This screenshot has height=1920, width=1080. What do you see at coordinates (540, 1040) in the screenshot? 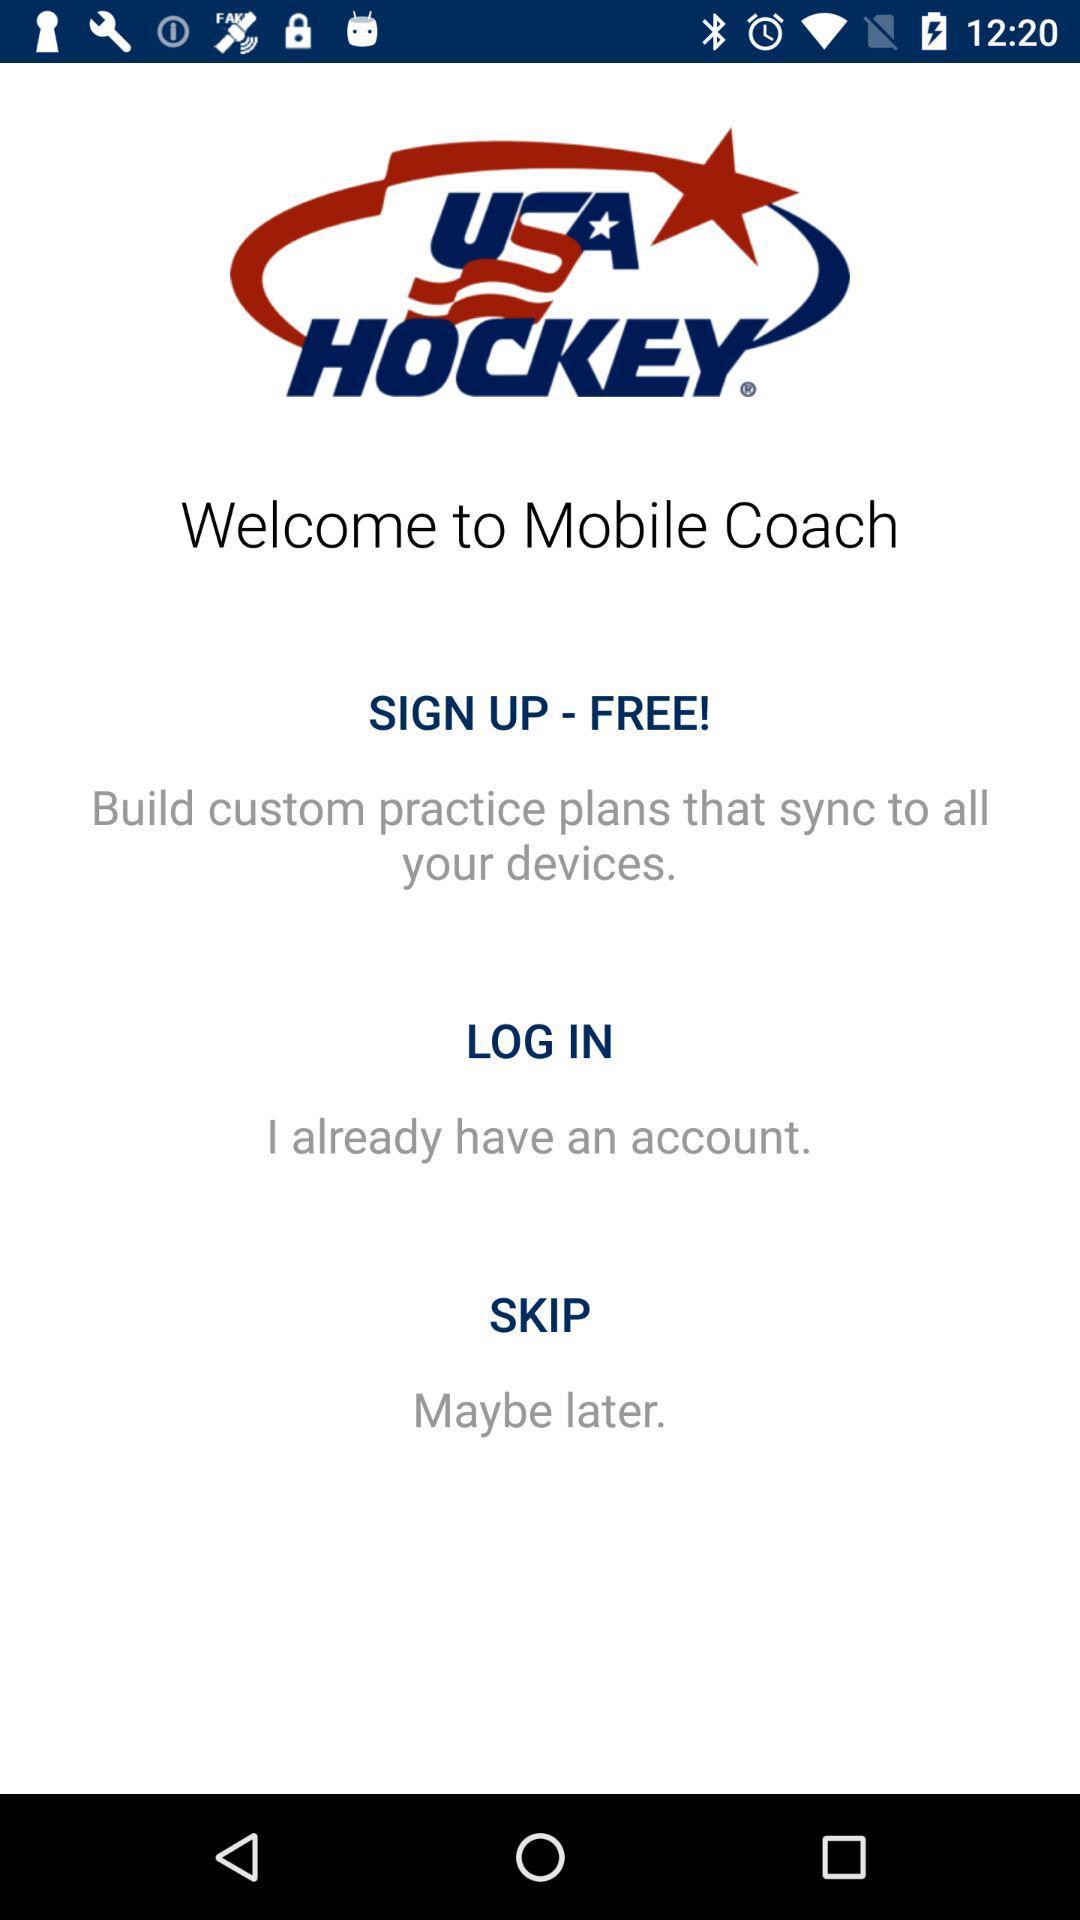
I see `the log in` at bounding box center [540, 1040].